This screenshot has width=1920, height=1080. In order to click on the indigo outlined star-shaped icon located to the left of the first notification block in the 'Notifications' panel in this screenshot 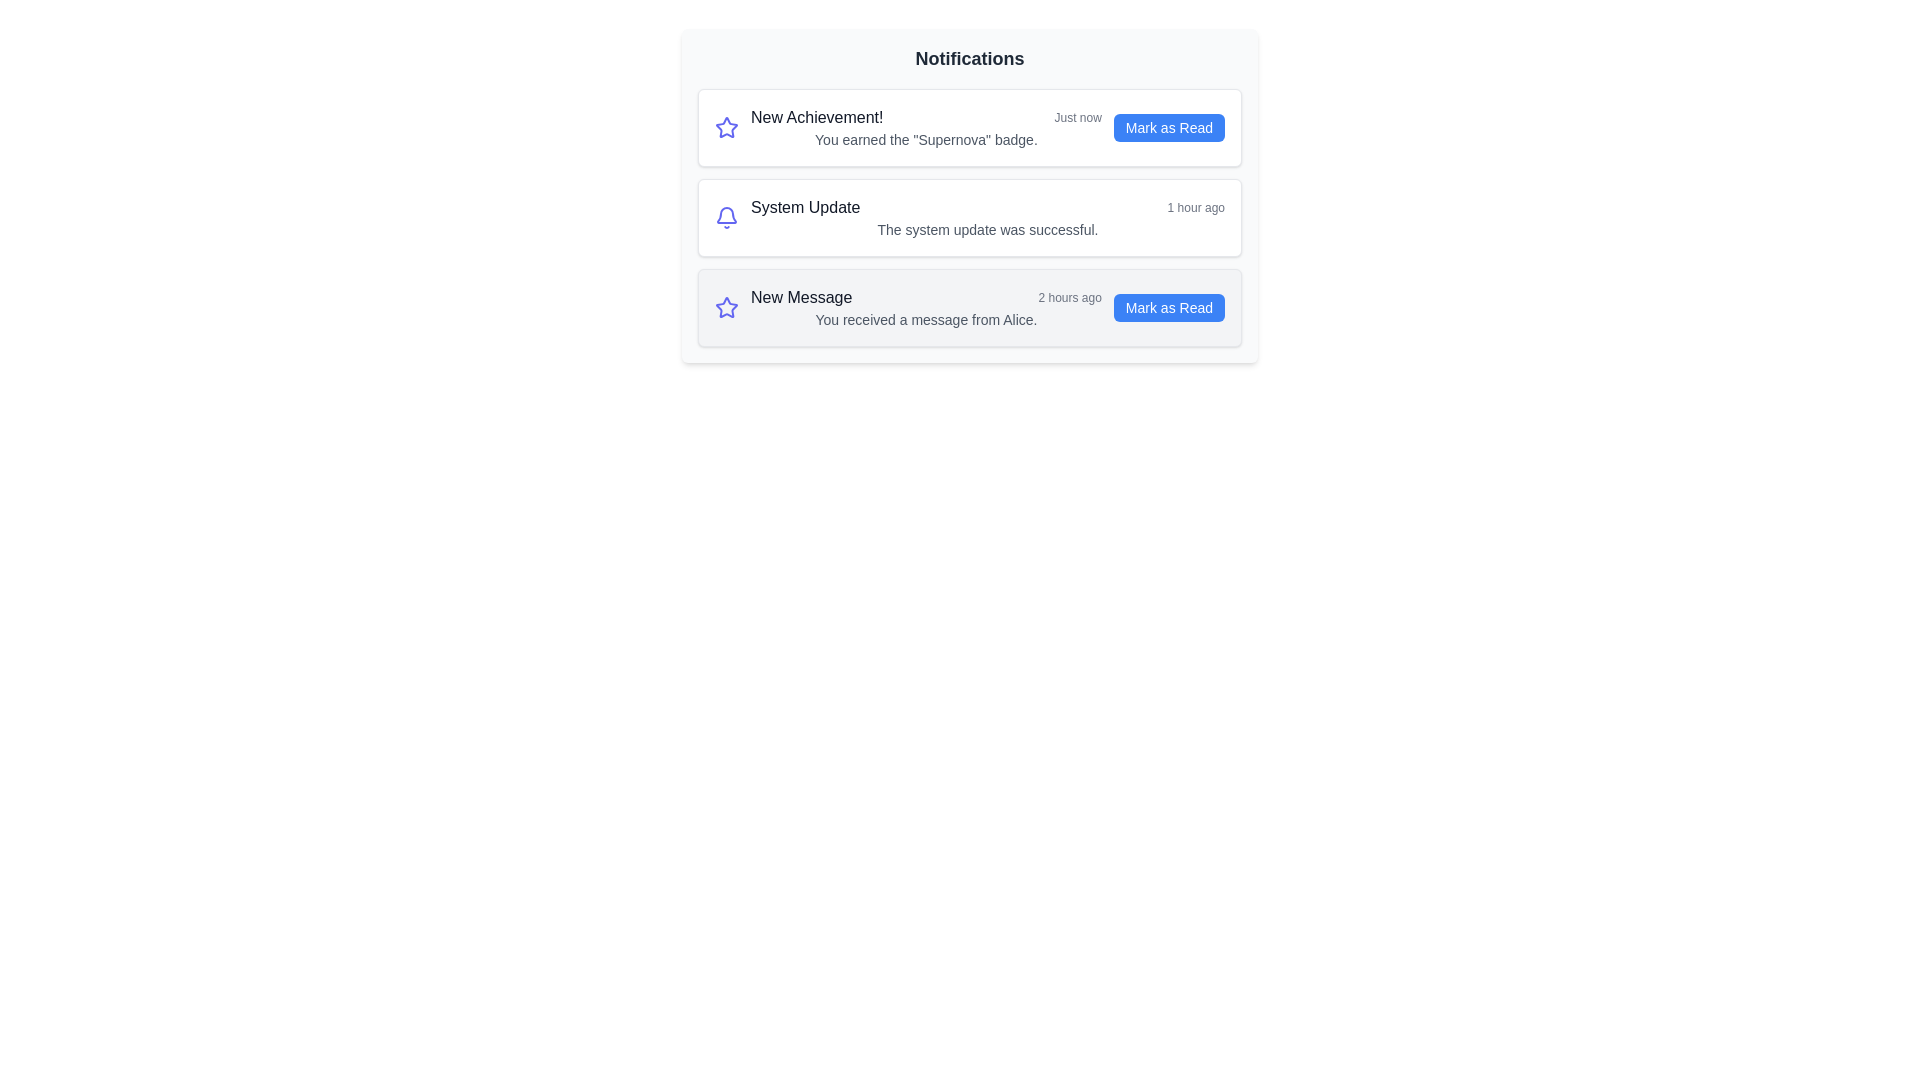, I will do `click(725, 127)`.